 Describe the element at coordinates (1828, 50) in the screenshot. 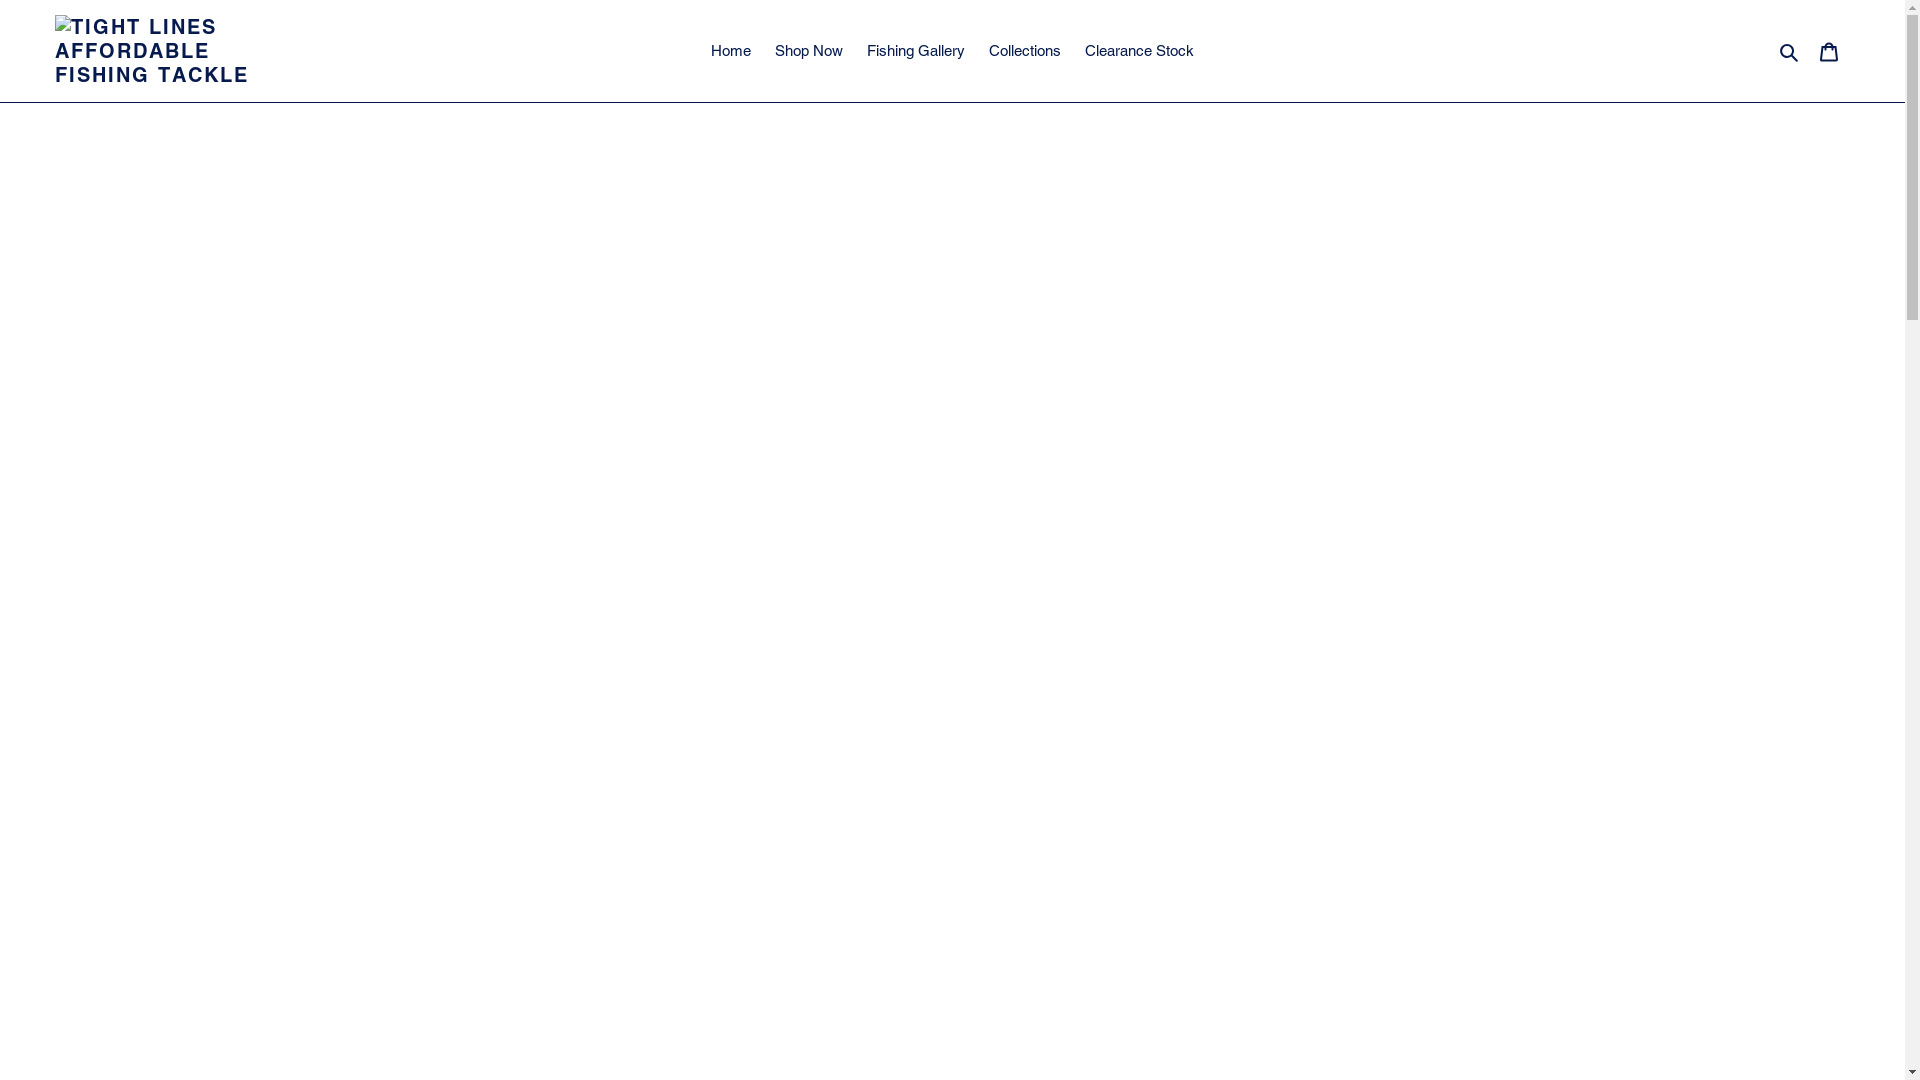

I see `'Cart'` at that location.